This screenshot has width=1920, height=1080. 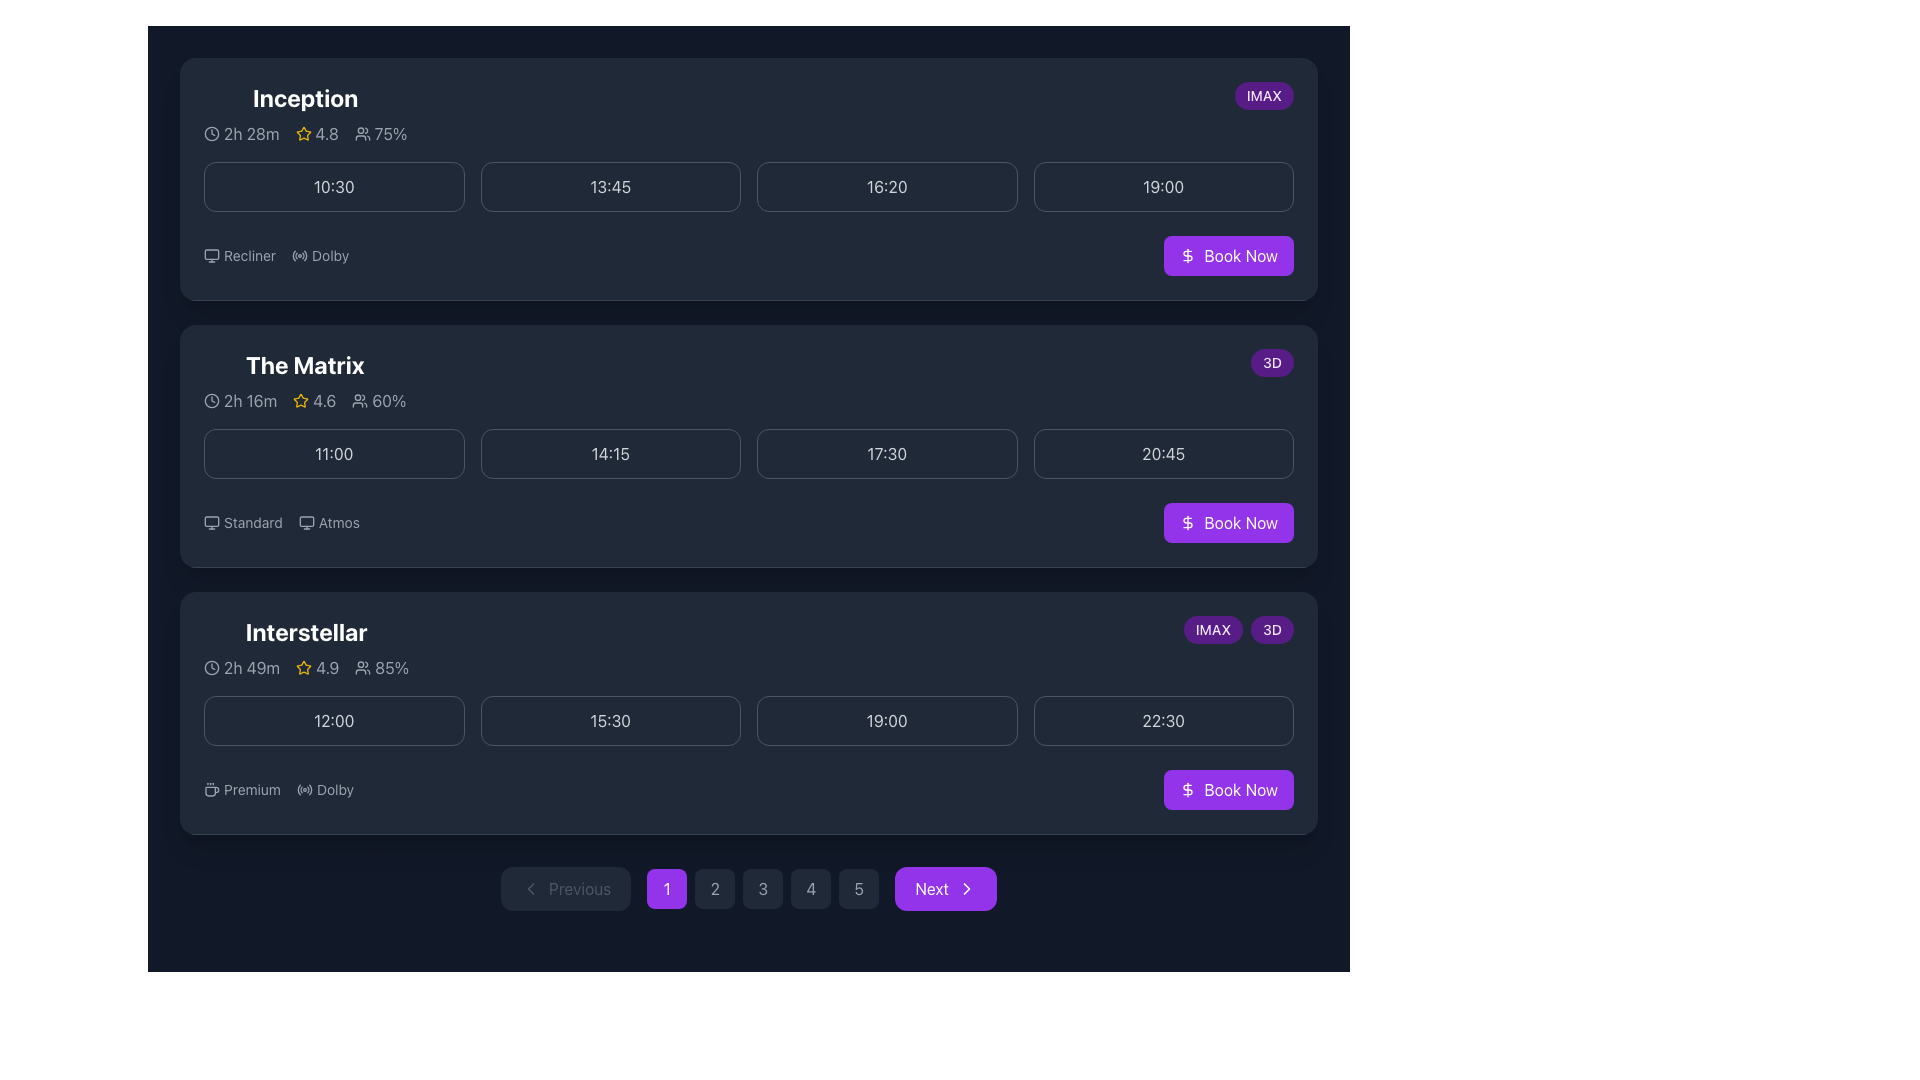 I want to click on the yellow star-shaped rating icon for the movie 'The Matrix', so click(x=300, y=400).